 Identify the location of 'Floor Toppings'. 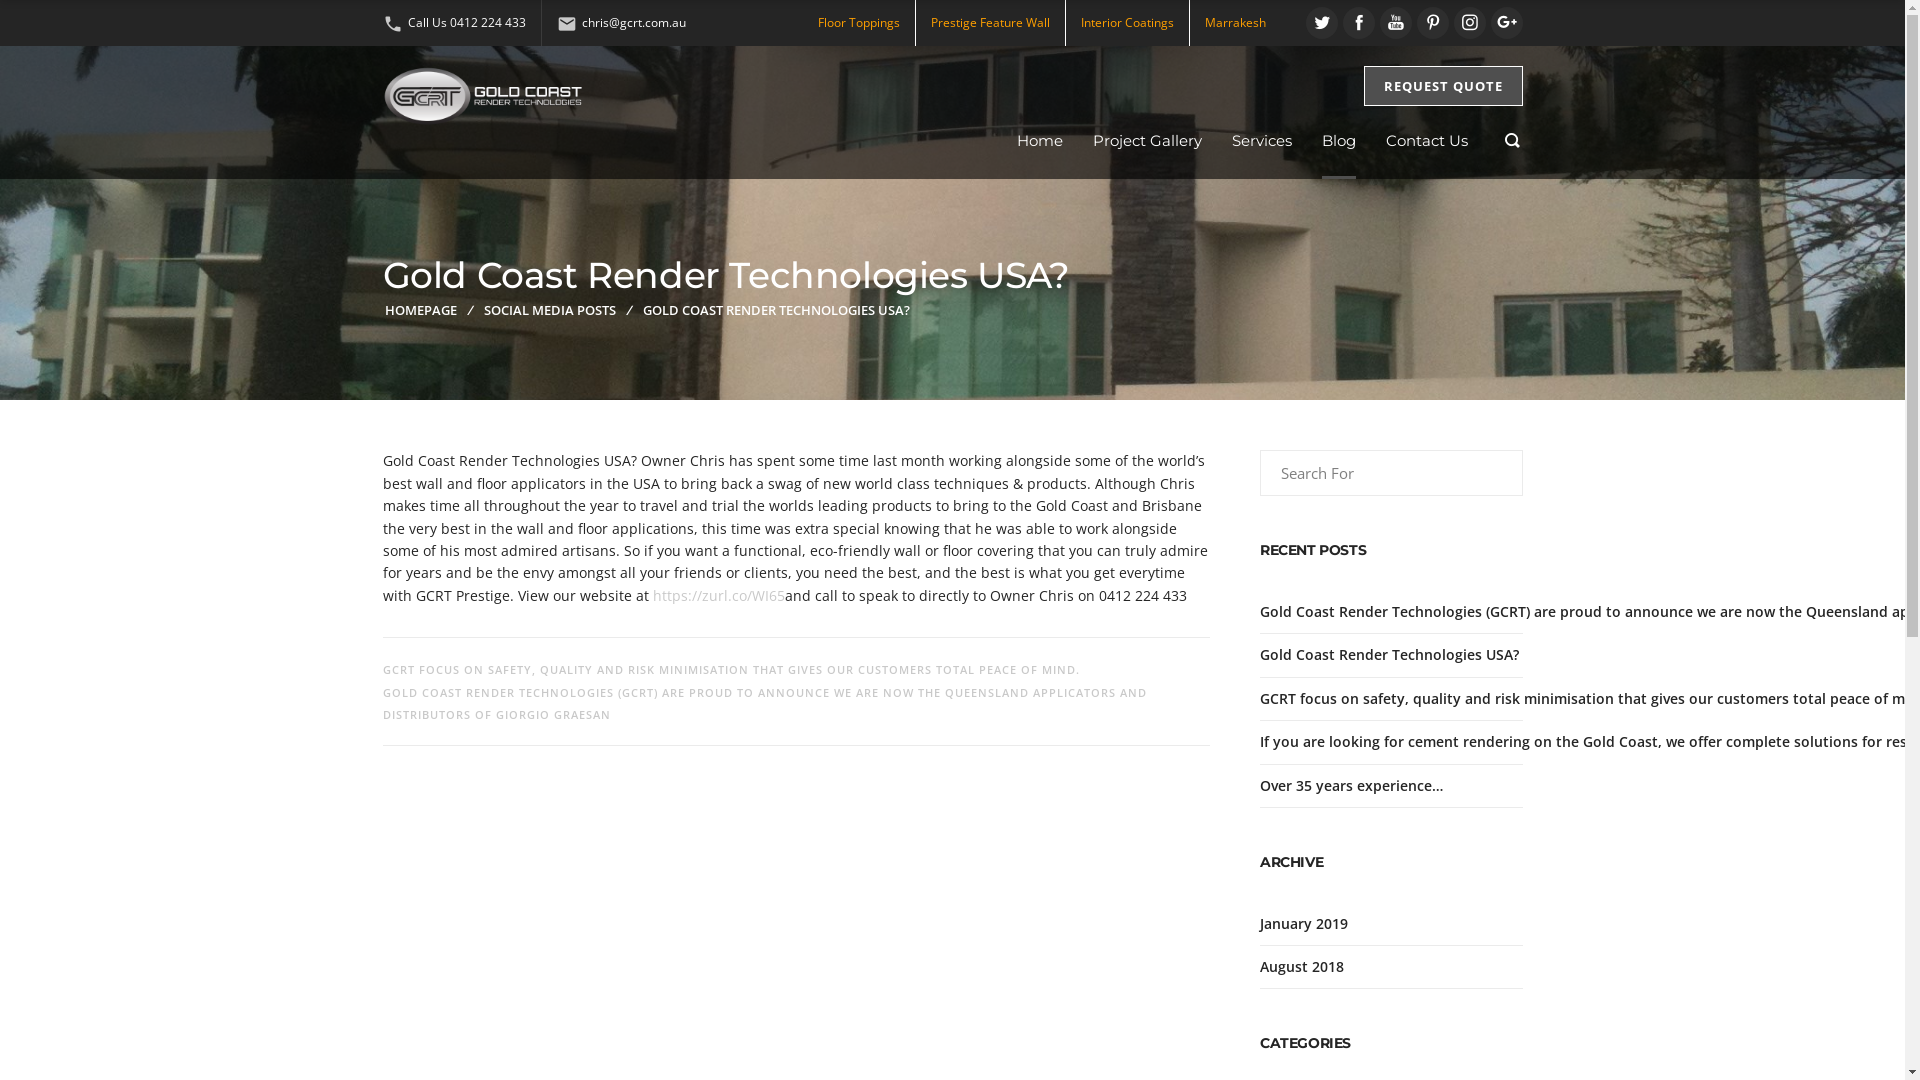
(859, 22).